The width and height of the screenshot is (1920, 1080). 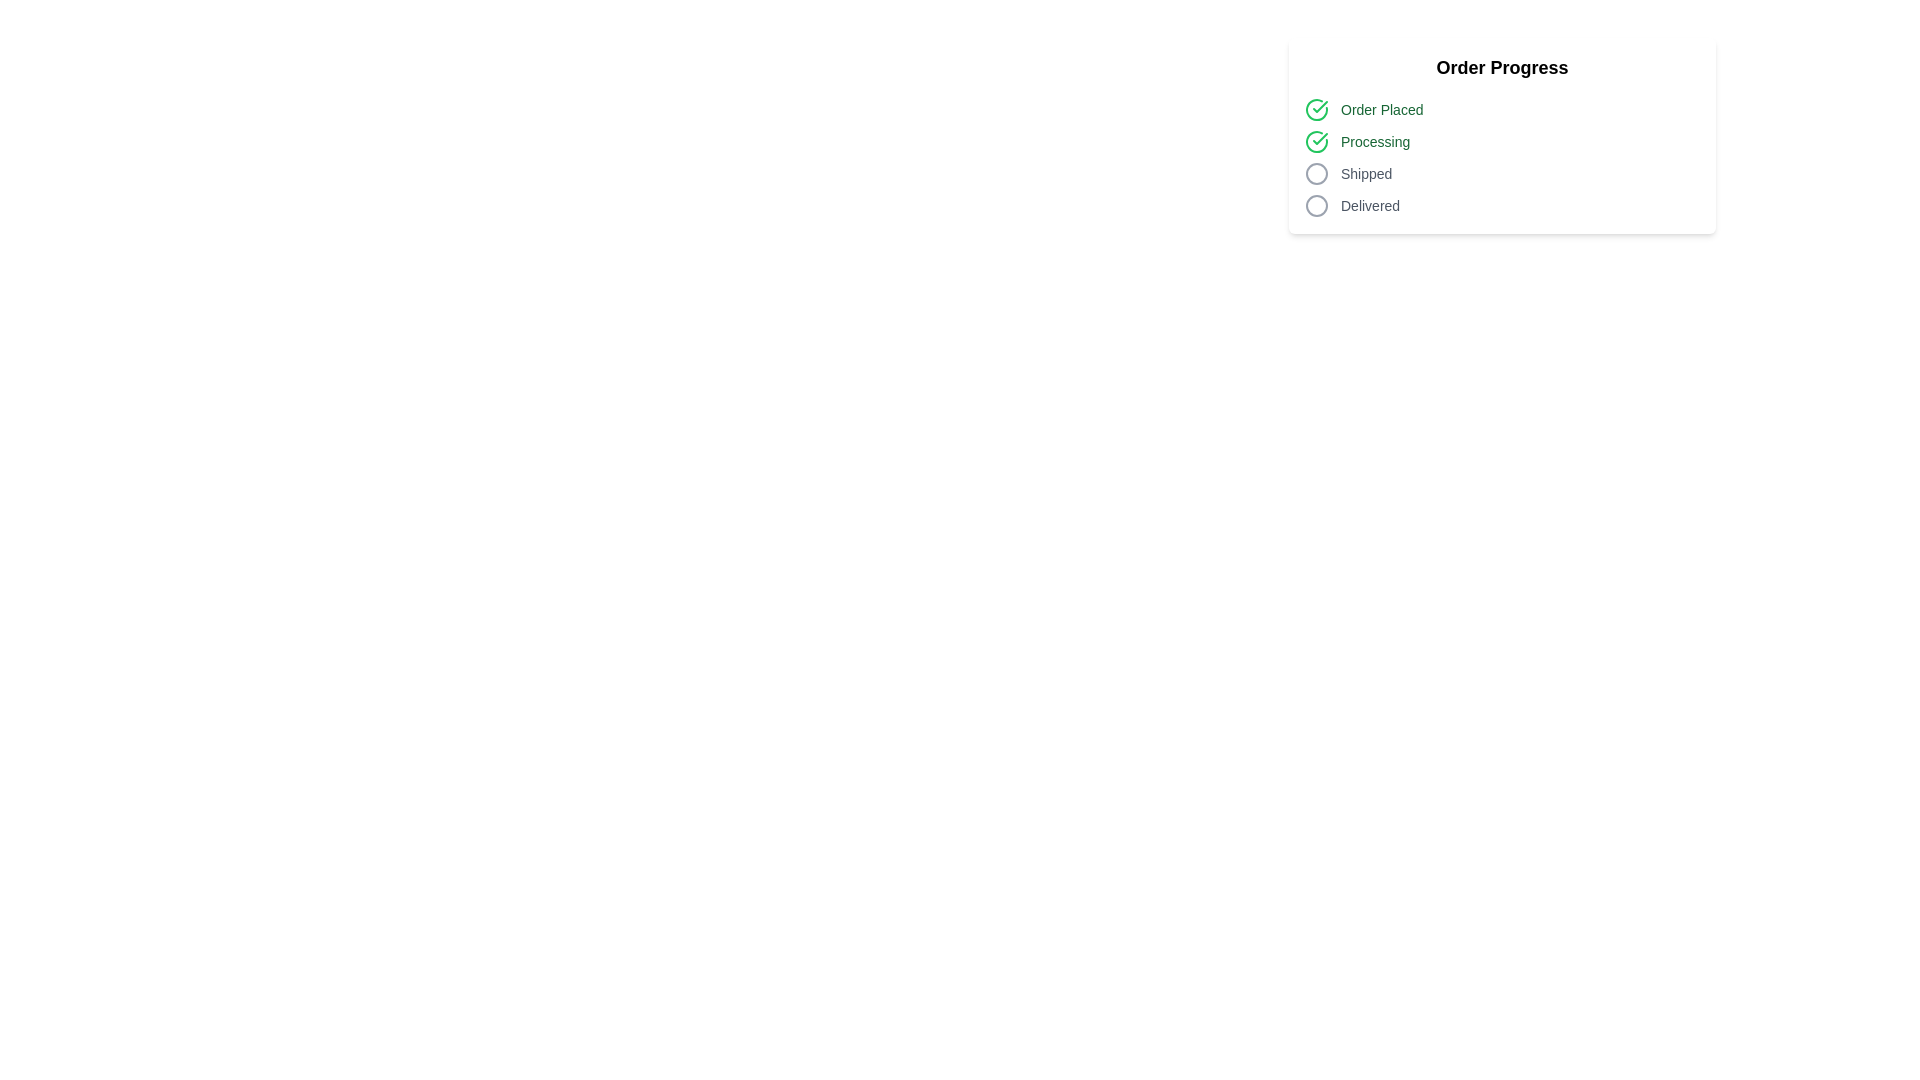 What do you see at coordinates (1316, 172) in the screenshot?
I see `the circular outline icon with a gray color located to the left of the text 'Shipped' in the 'Order Progress' section` at bounding box center [1316, 172].